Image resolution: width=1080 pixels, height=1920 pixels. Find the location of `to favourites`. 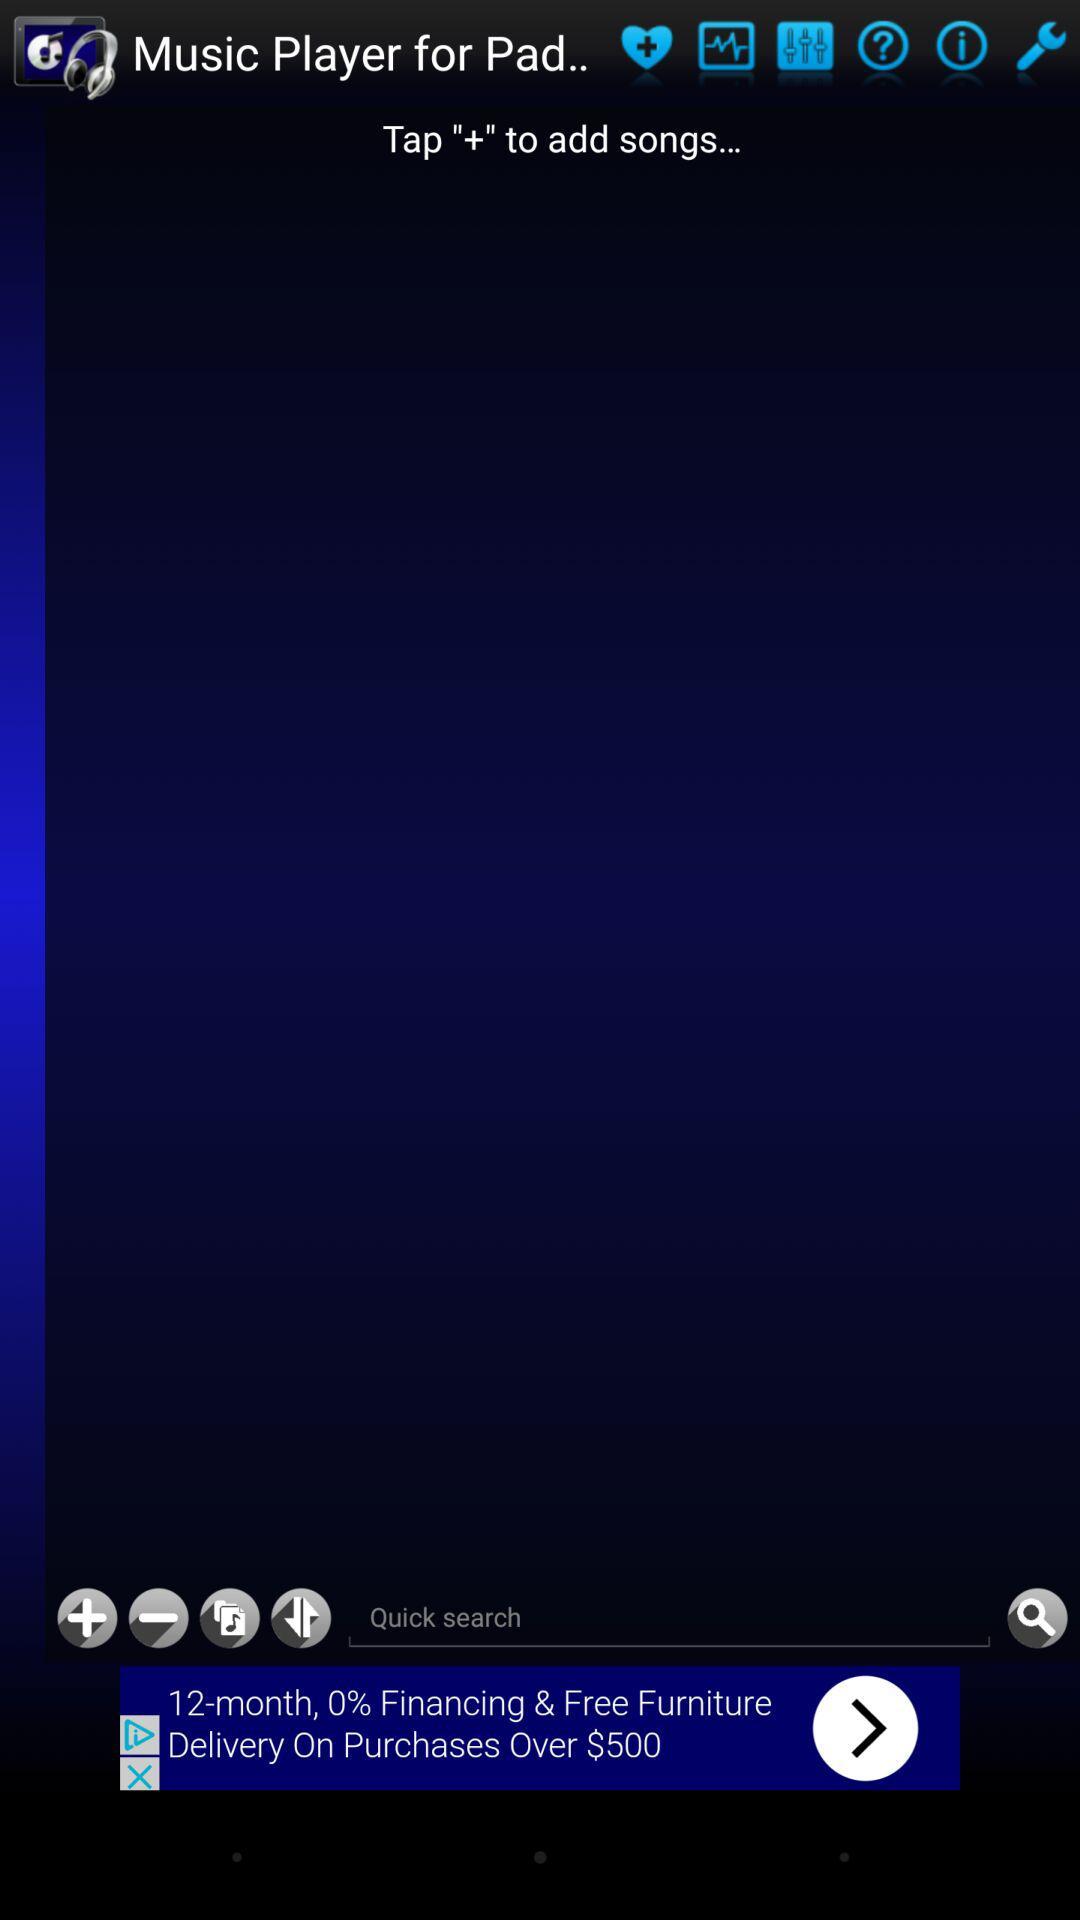

to favourites is located at coordinates (646, 52).